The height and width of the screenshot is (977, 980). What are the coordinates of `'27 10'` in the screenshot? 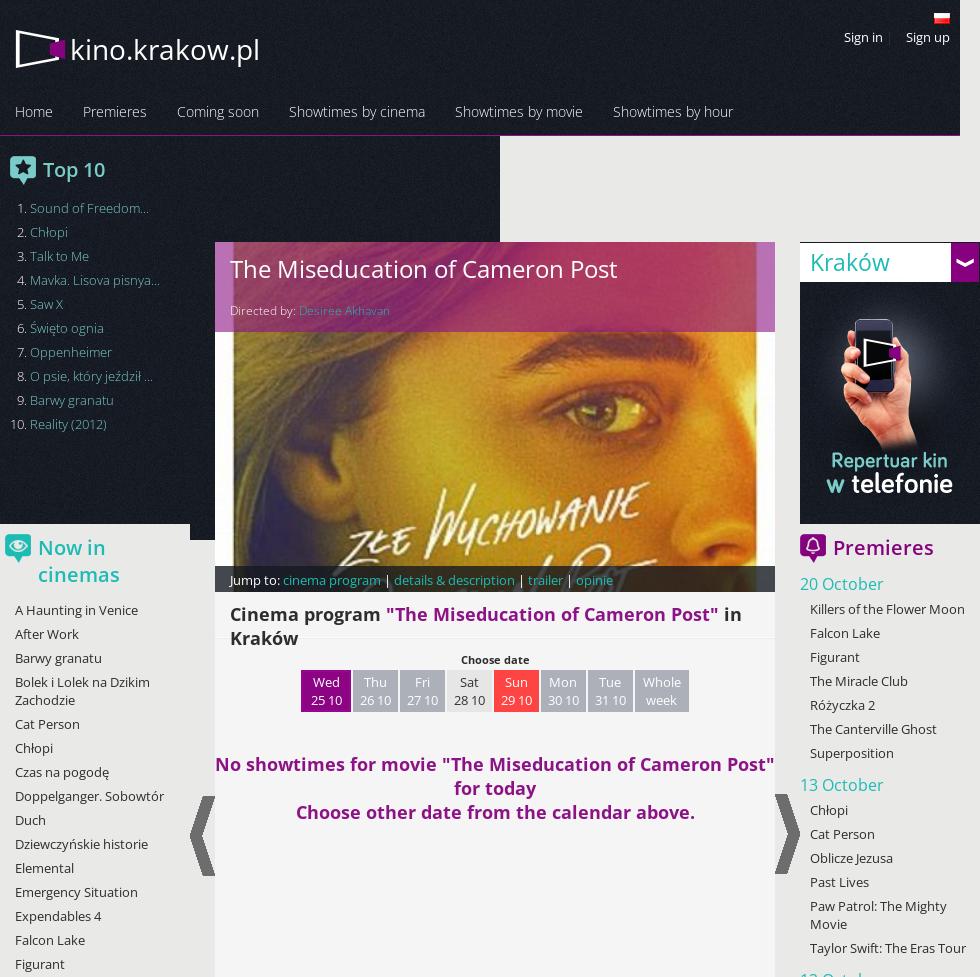 It's located at (422, 700).